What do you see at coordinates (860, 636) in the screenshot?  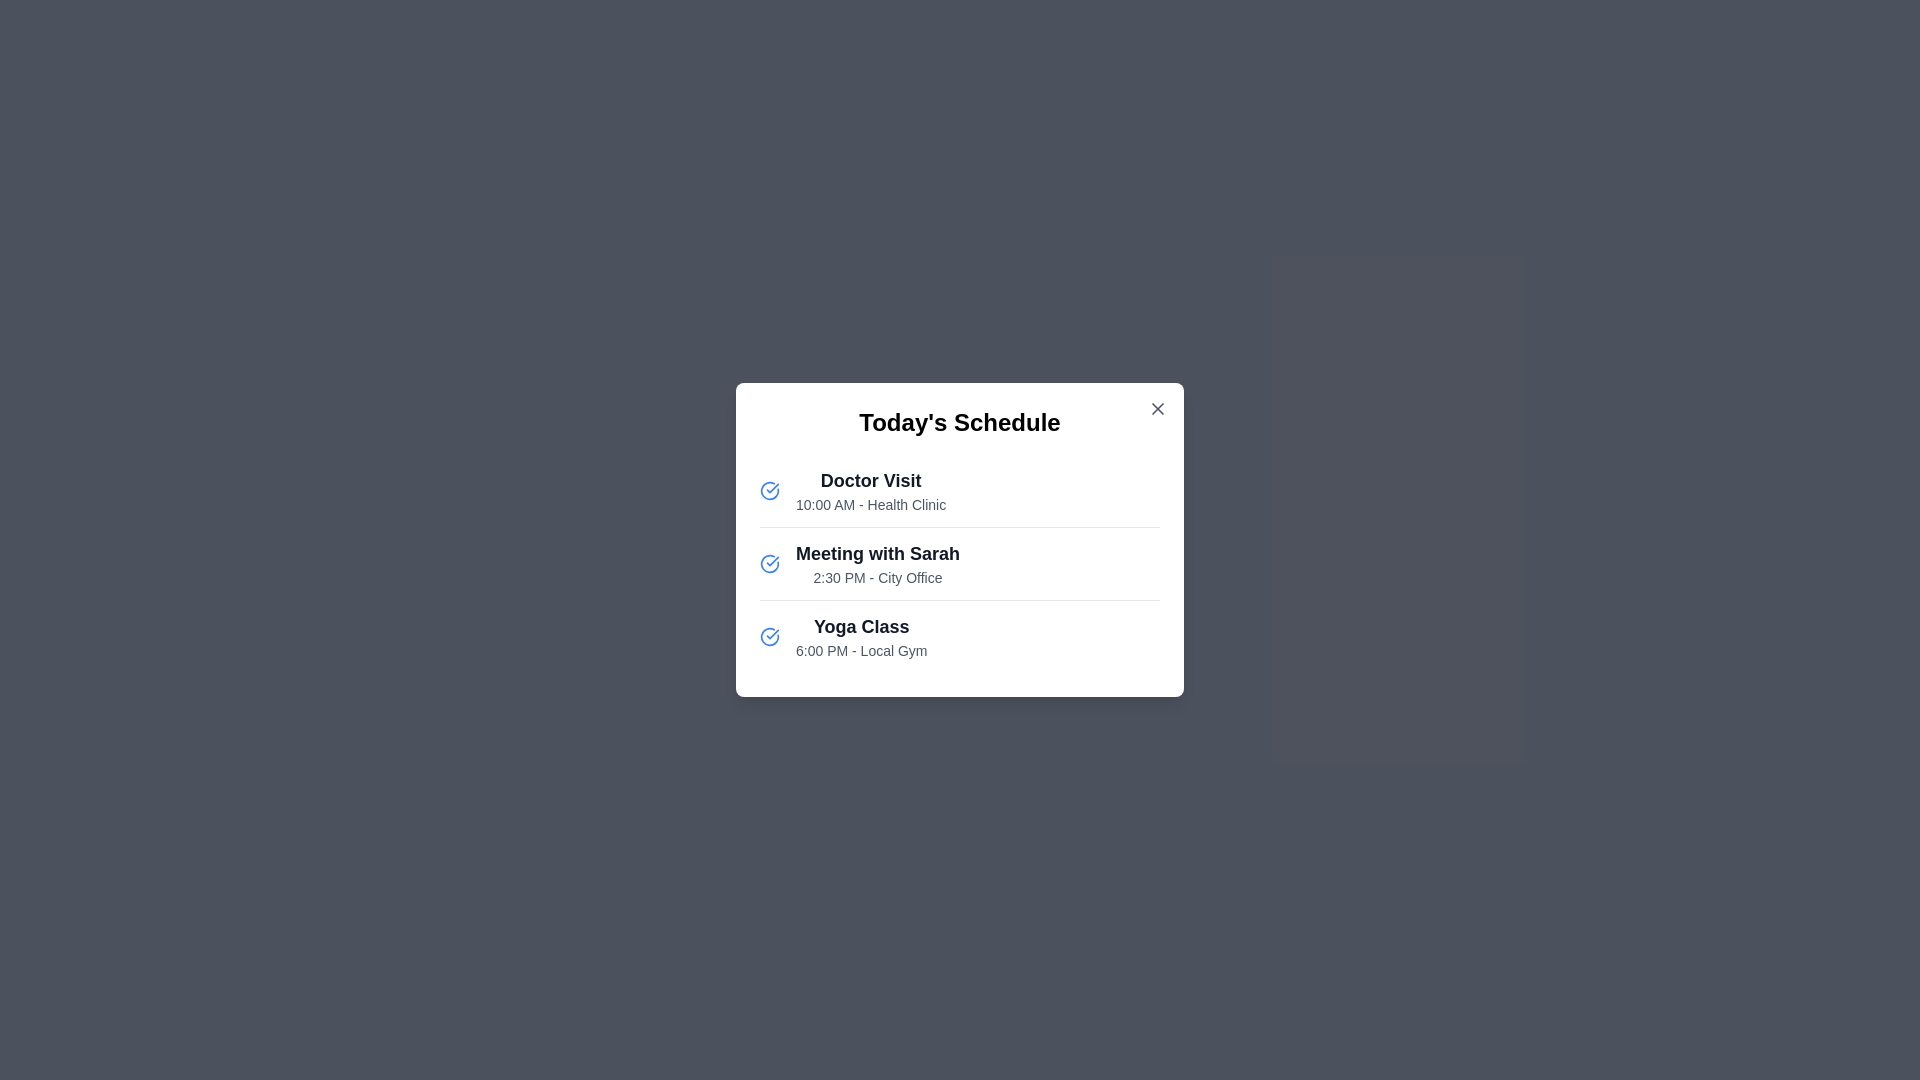 I see `the appointment titled 'Yoga Class'` at bounding box center [860, 636].